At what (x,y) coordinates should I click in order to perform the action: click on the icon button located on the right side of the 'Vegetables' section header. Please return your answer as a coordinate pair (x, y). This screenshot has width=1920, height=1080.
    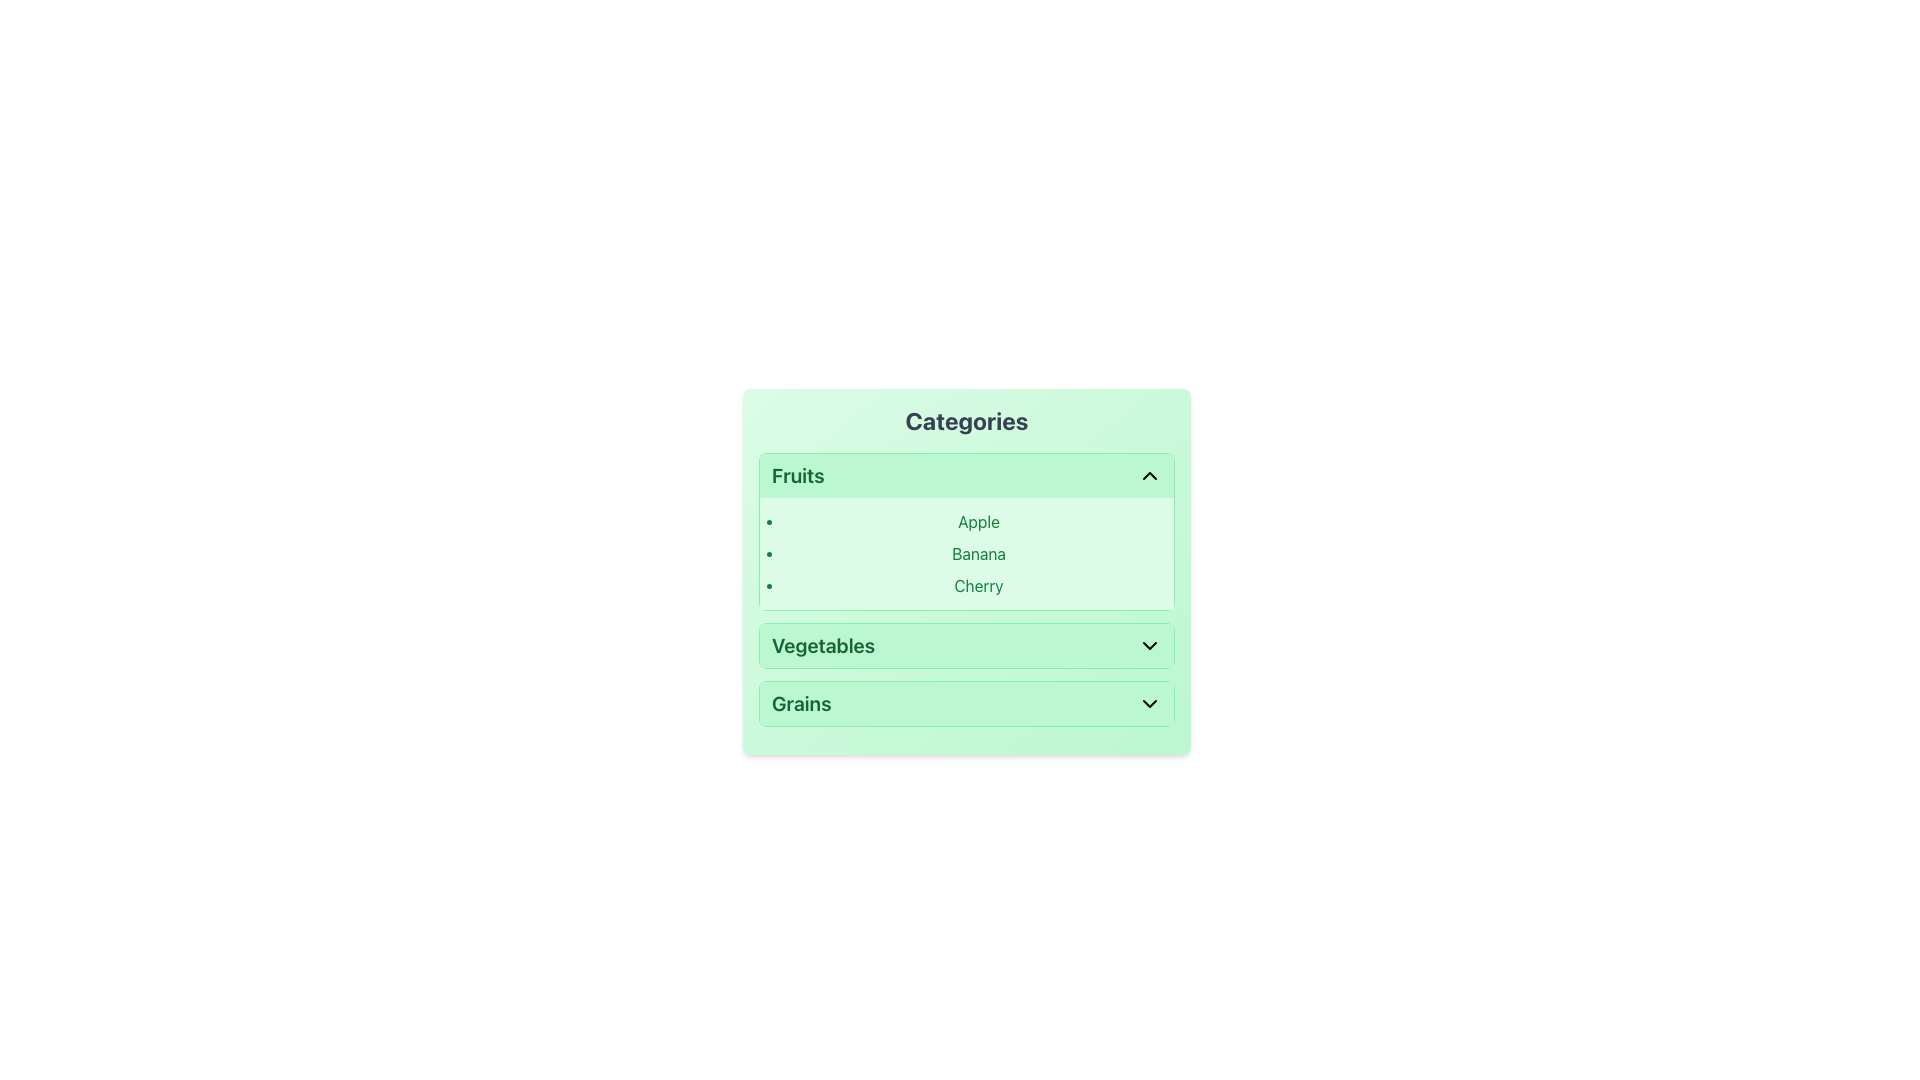
    Looking at the image, I should click on (1150, 645).